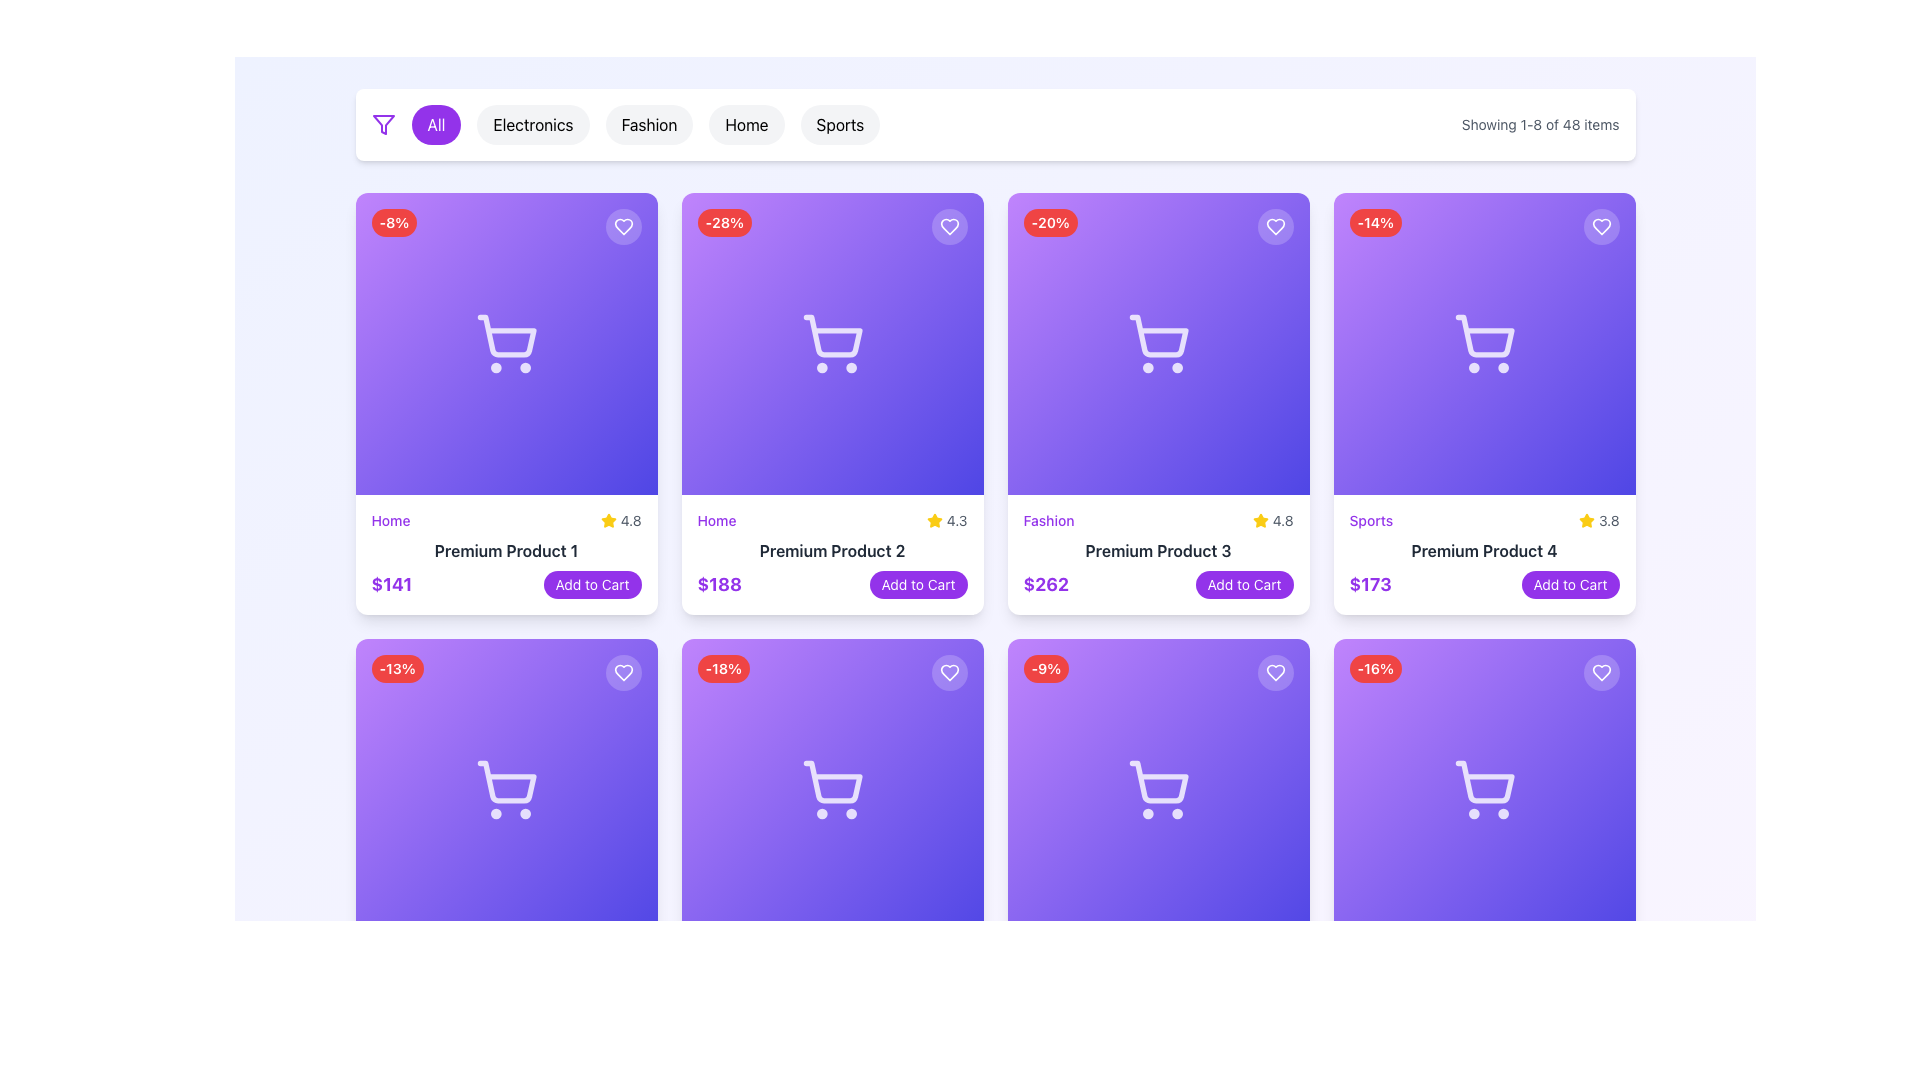  Describe the element at coordinates (1274, 226) in the screenshot. I see `the heart-shaped icon with a thin outlined design located at the top-right corner of the third card in the first row` at that location.